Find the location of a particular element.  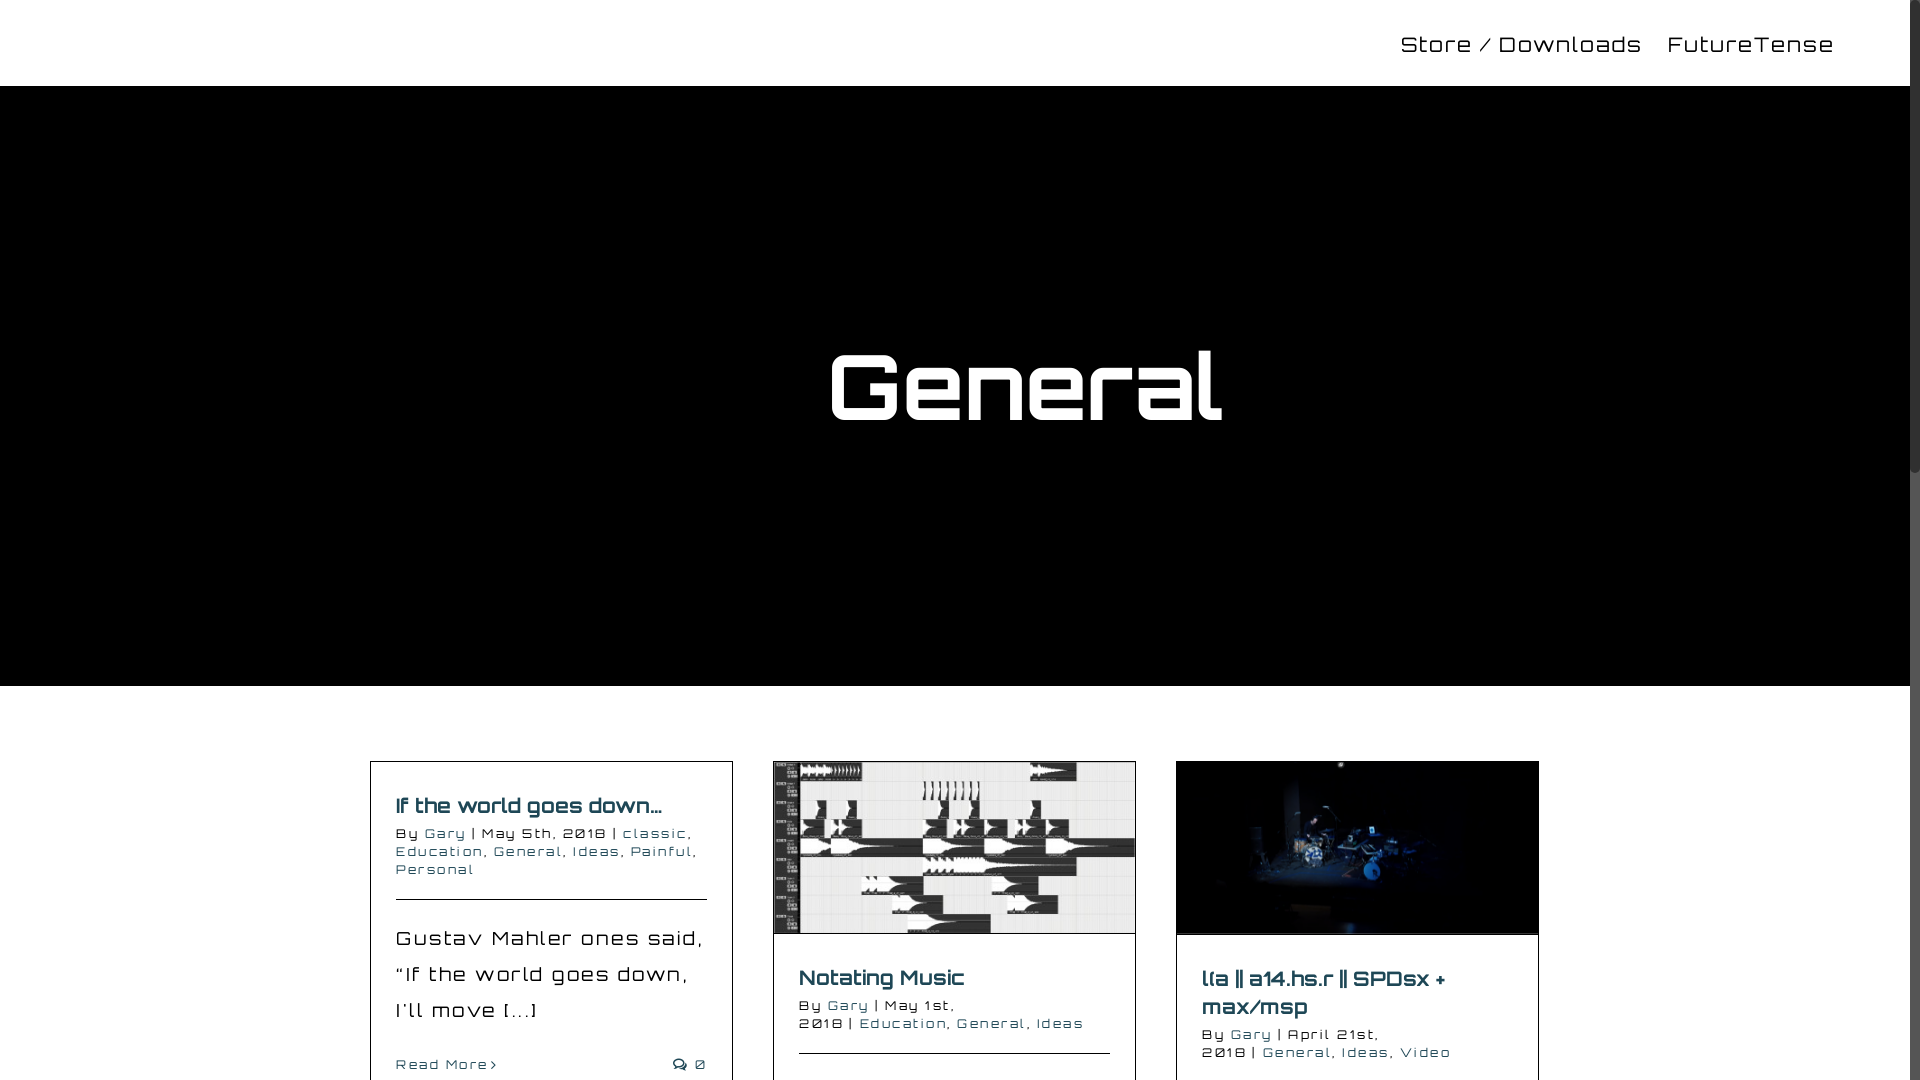

'General' is located at coordinates (528, 851).